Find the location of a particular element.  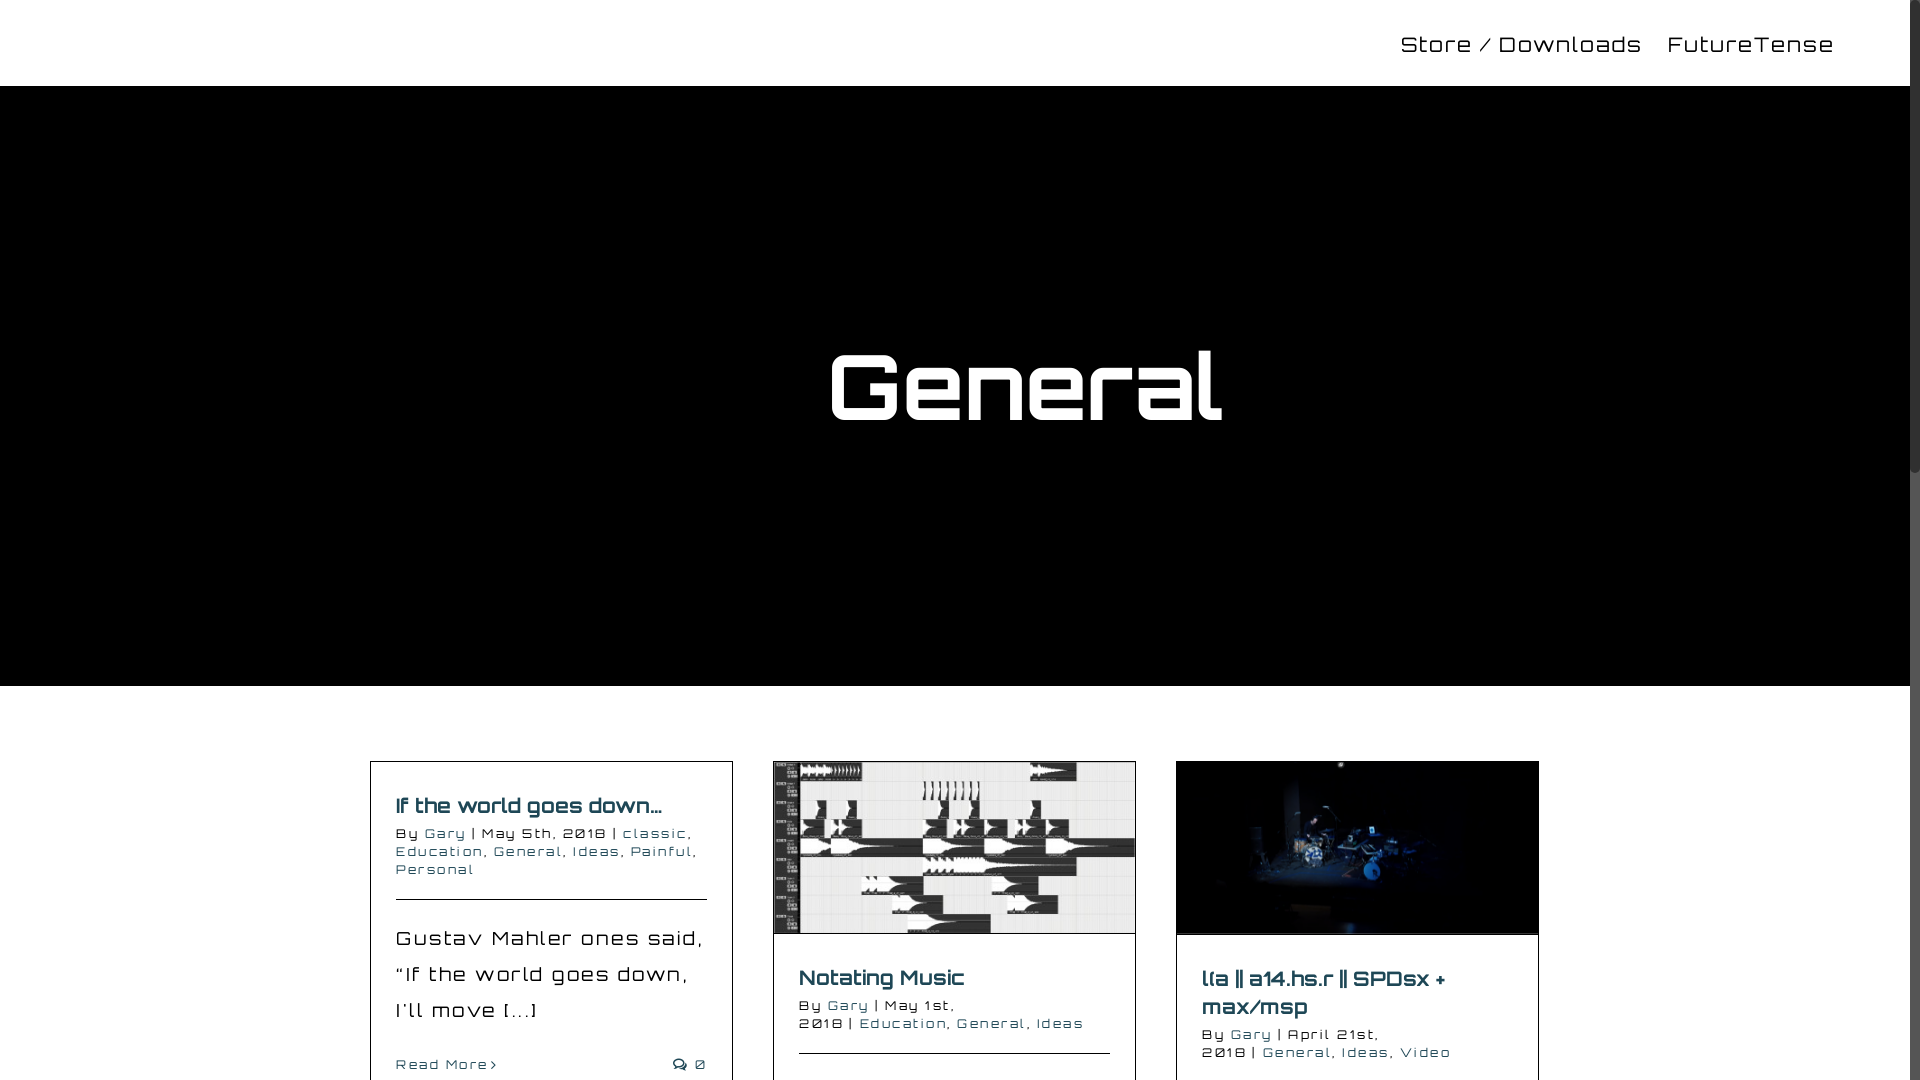

'General' is located at coordinates (528, 851).